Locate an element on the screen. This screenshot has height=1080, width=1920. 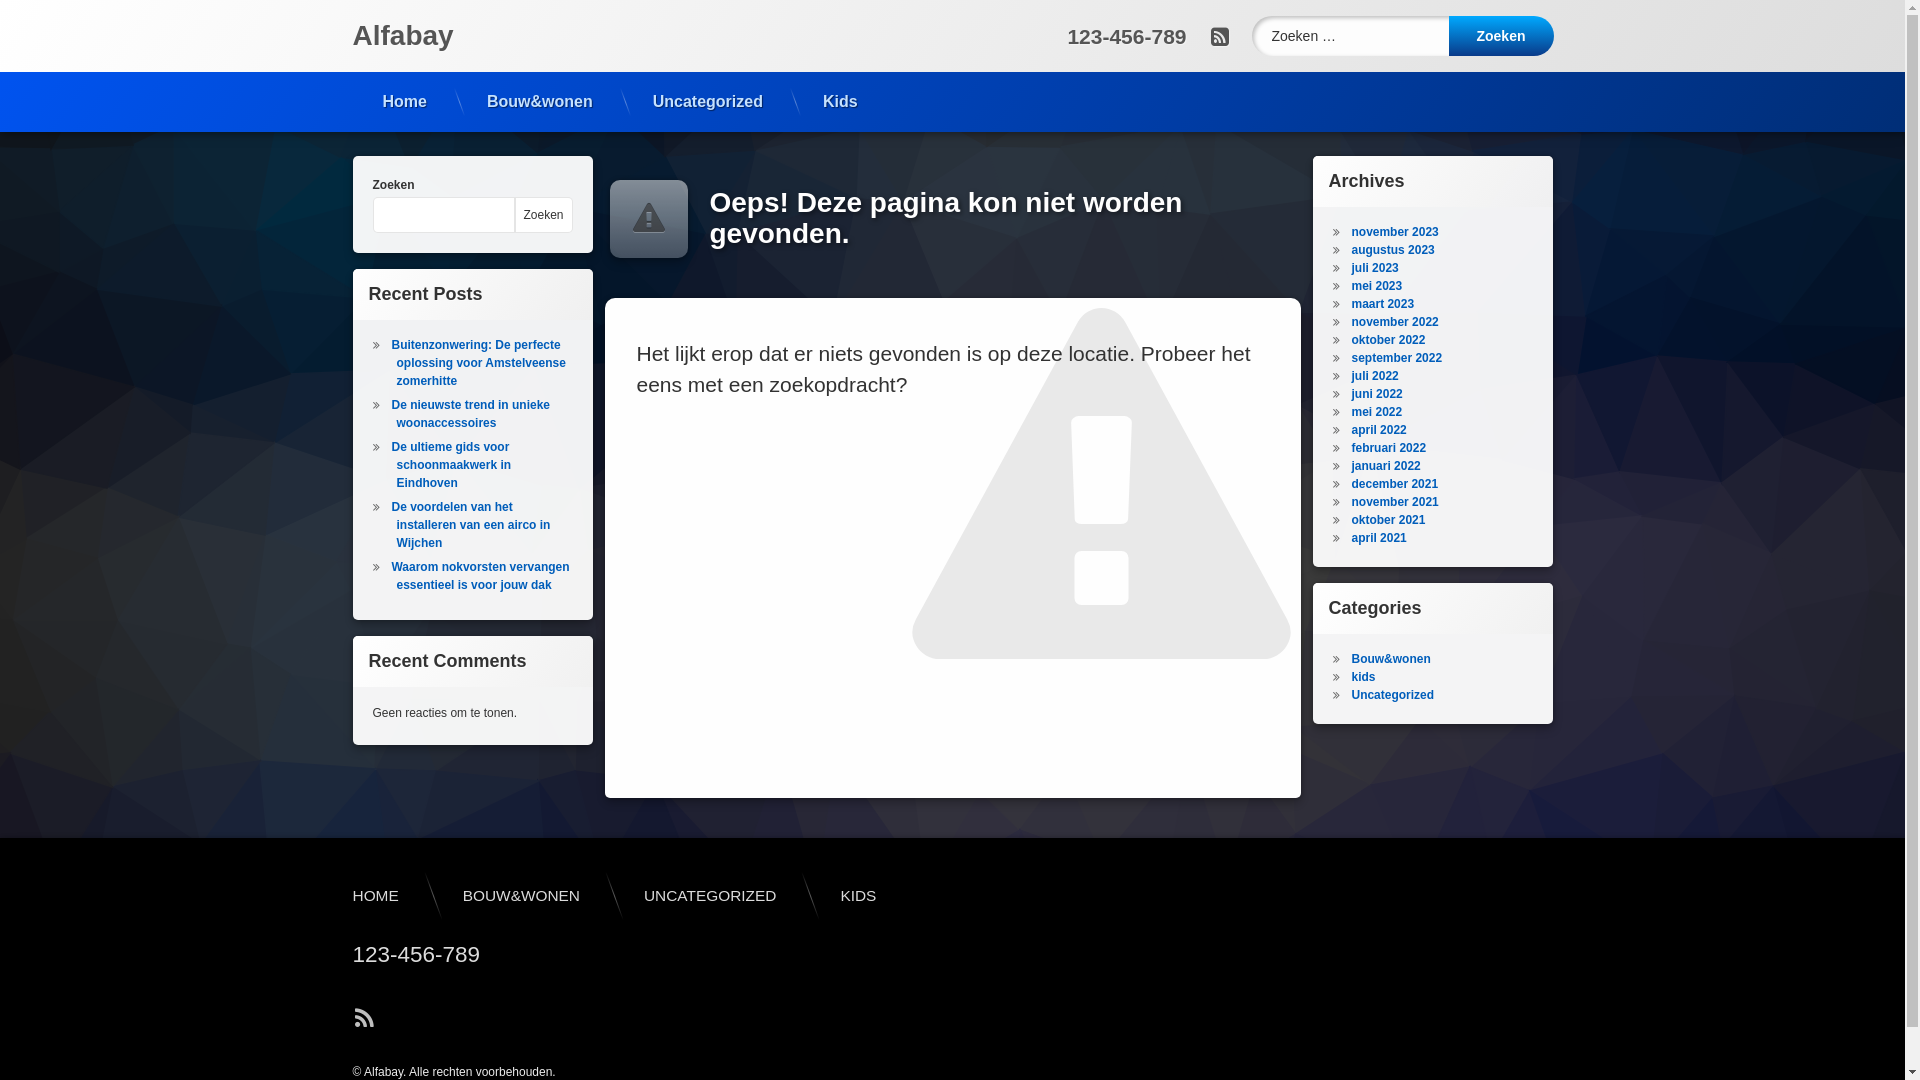
'november 2023' is located at coordinates (1393, 230).